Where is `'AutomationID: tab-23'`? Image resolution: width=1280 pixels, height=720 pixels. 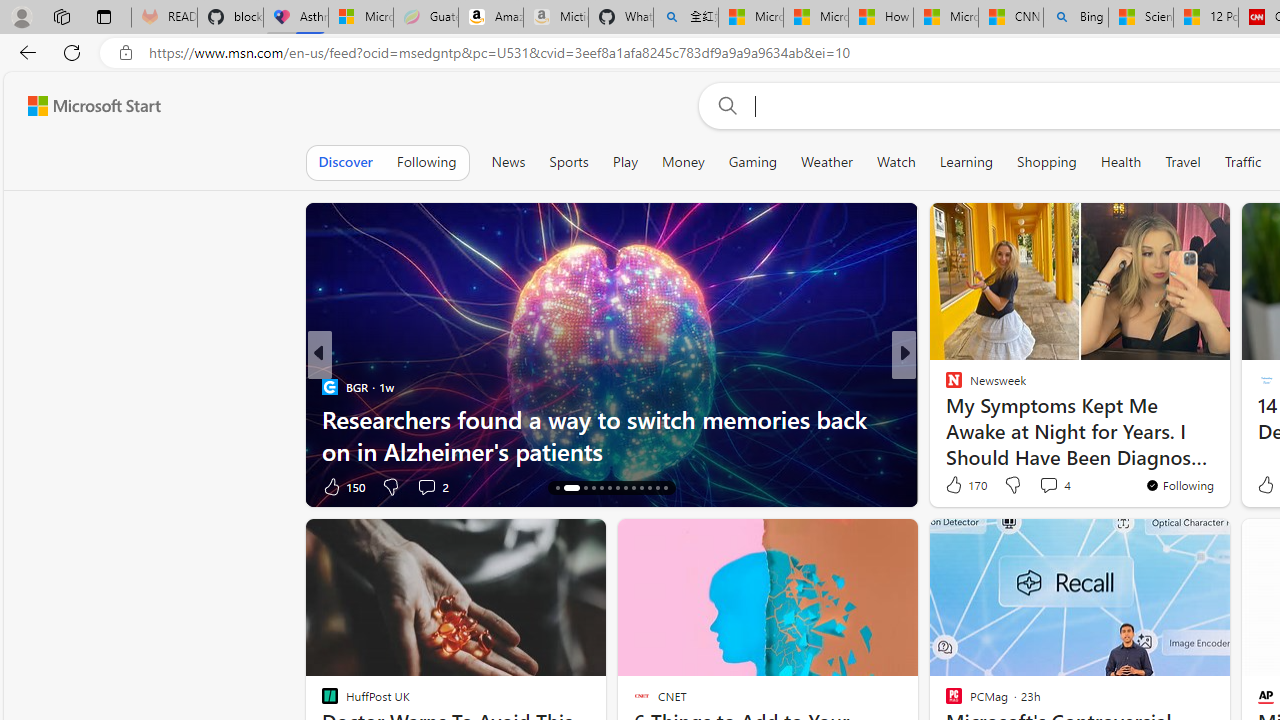
'AutomationID: tab-23' is located at coordinates (641, 488).